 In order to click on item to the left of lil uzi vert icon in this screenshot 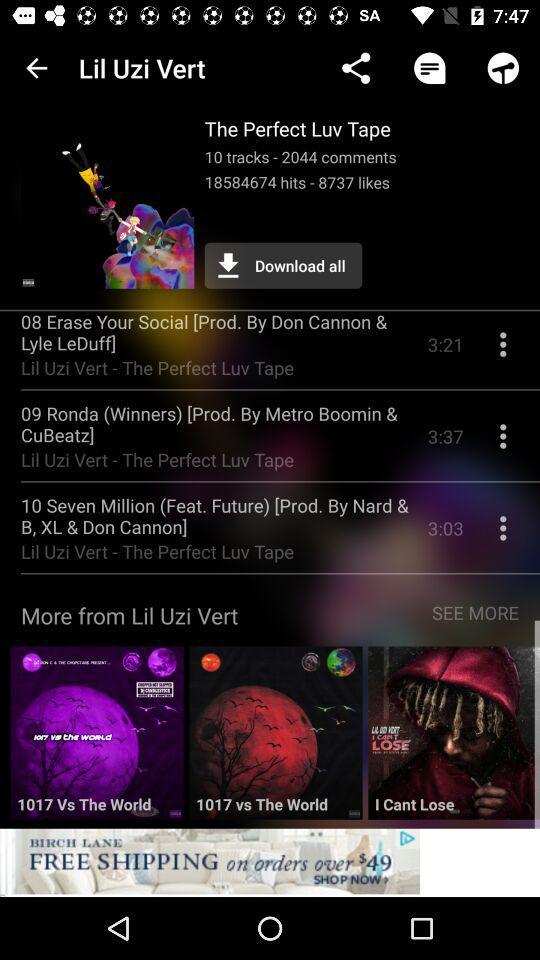, I will do `click(36, 68)`.